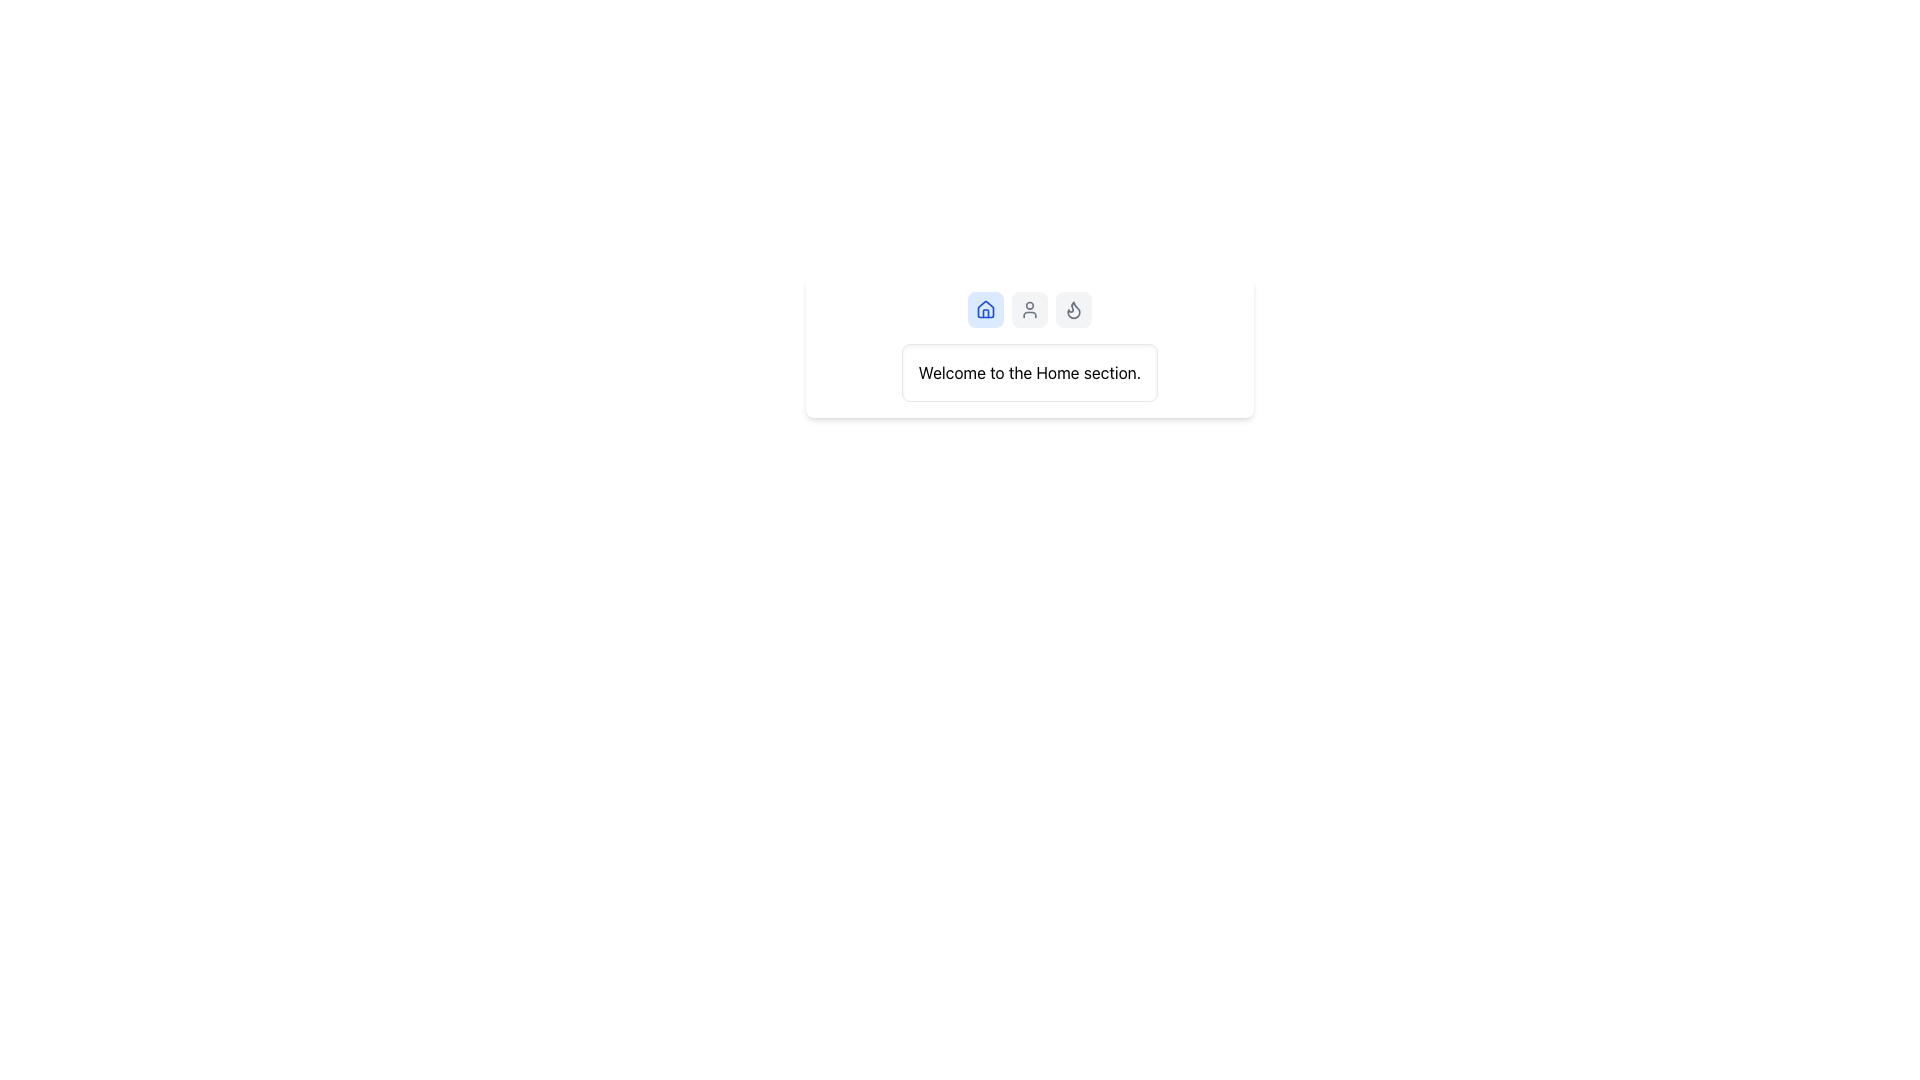 This screenshot has width=1920, height=1080. What do you see at coordinates (1030, 373) in the screenshot?
I see `the informational Text Display that provides a welcome message in the Home section of the application, located below the row of icons` at bounding box center [1030, 373].